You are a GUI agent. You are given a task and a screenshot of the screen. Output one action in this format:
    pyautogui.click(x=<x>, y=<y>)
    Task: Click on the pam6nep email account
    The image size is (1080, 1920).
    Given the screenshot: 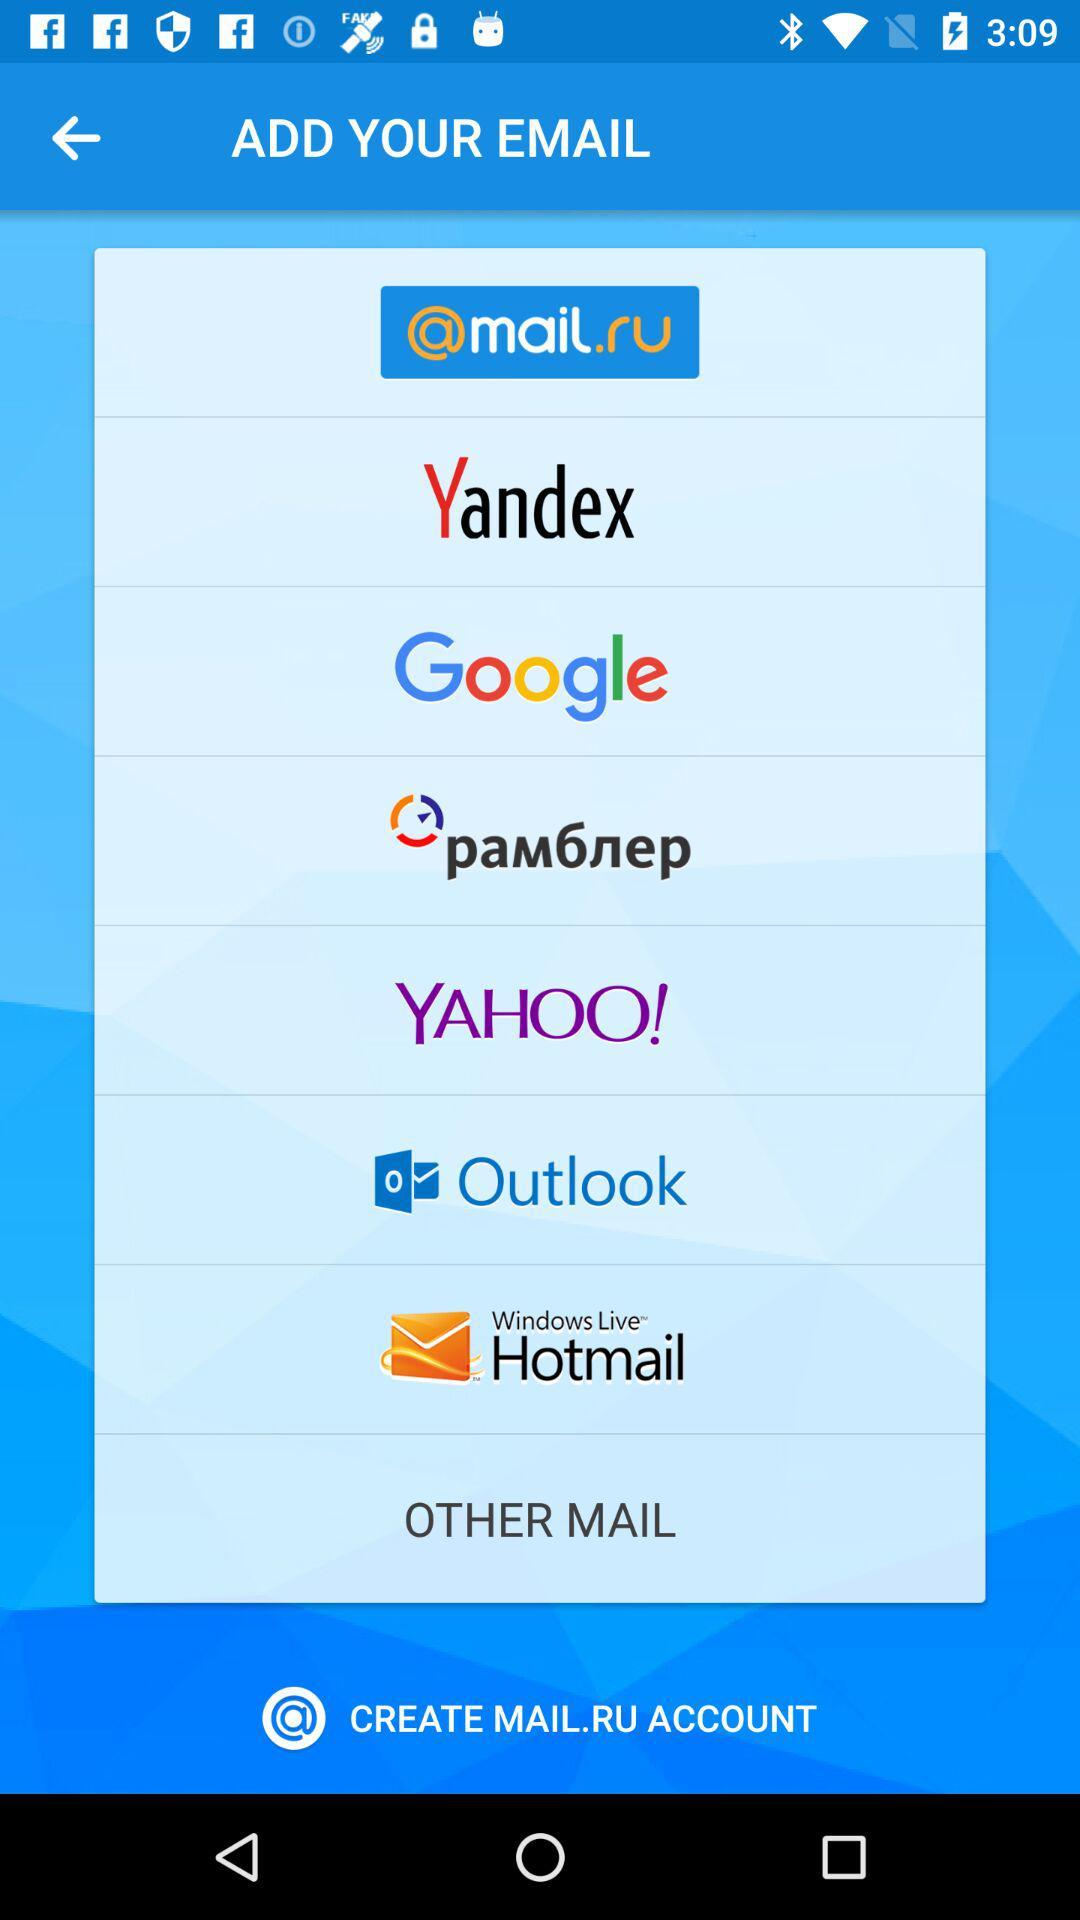 What is the action you would take?
    pyautogui.click(x=540, y=840)
    